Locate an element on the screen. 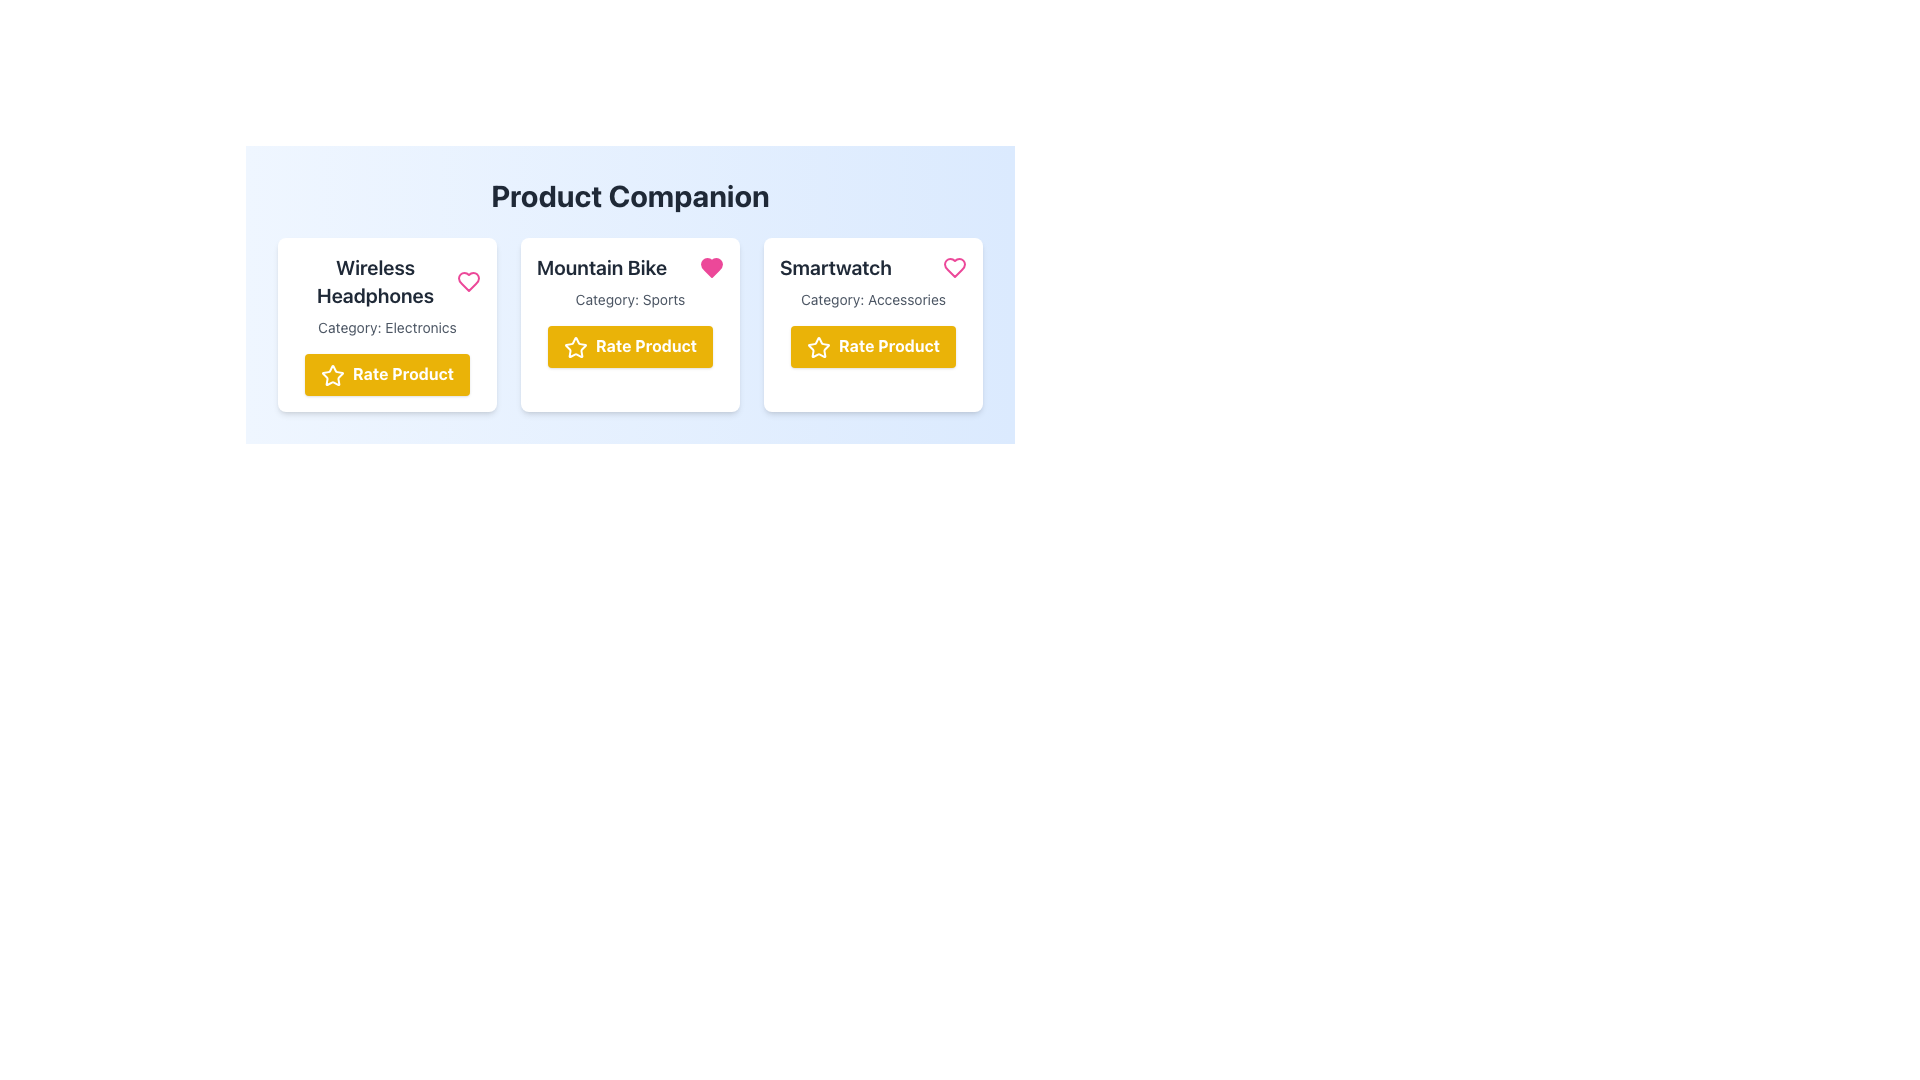 Image resolution: width=1920 pixels, height=1080 pixels. the rating button located at the bottom-center of the 'Wireless Headphones' card in the 'Electronics' category to initiate the rating process is located at coordinates (387, 374).